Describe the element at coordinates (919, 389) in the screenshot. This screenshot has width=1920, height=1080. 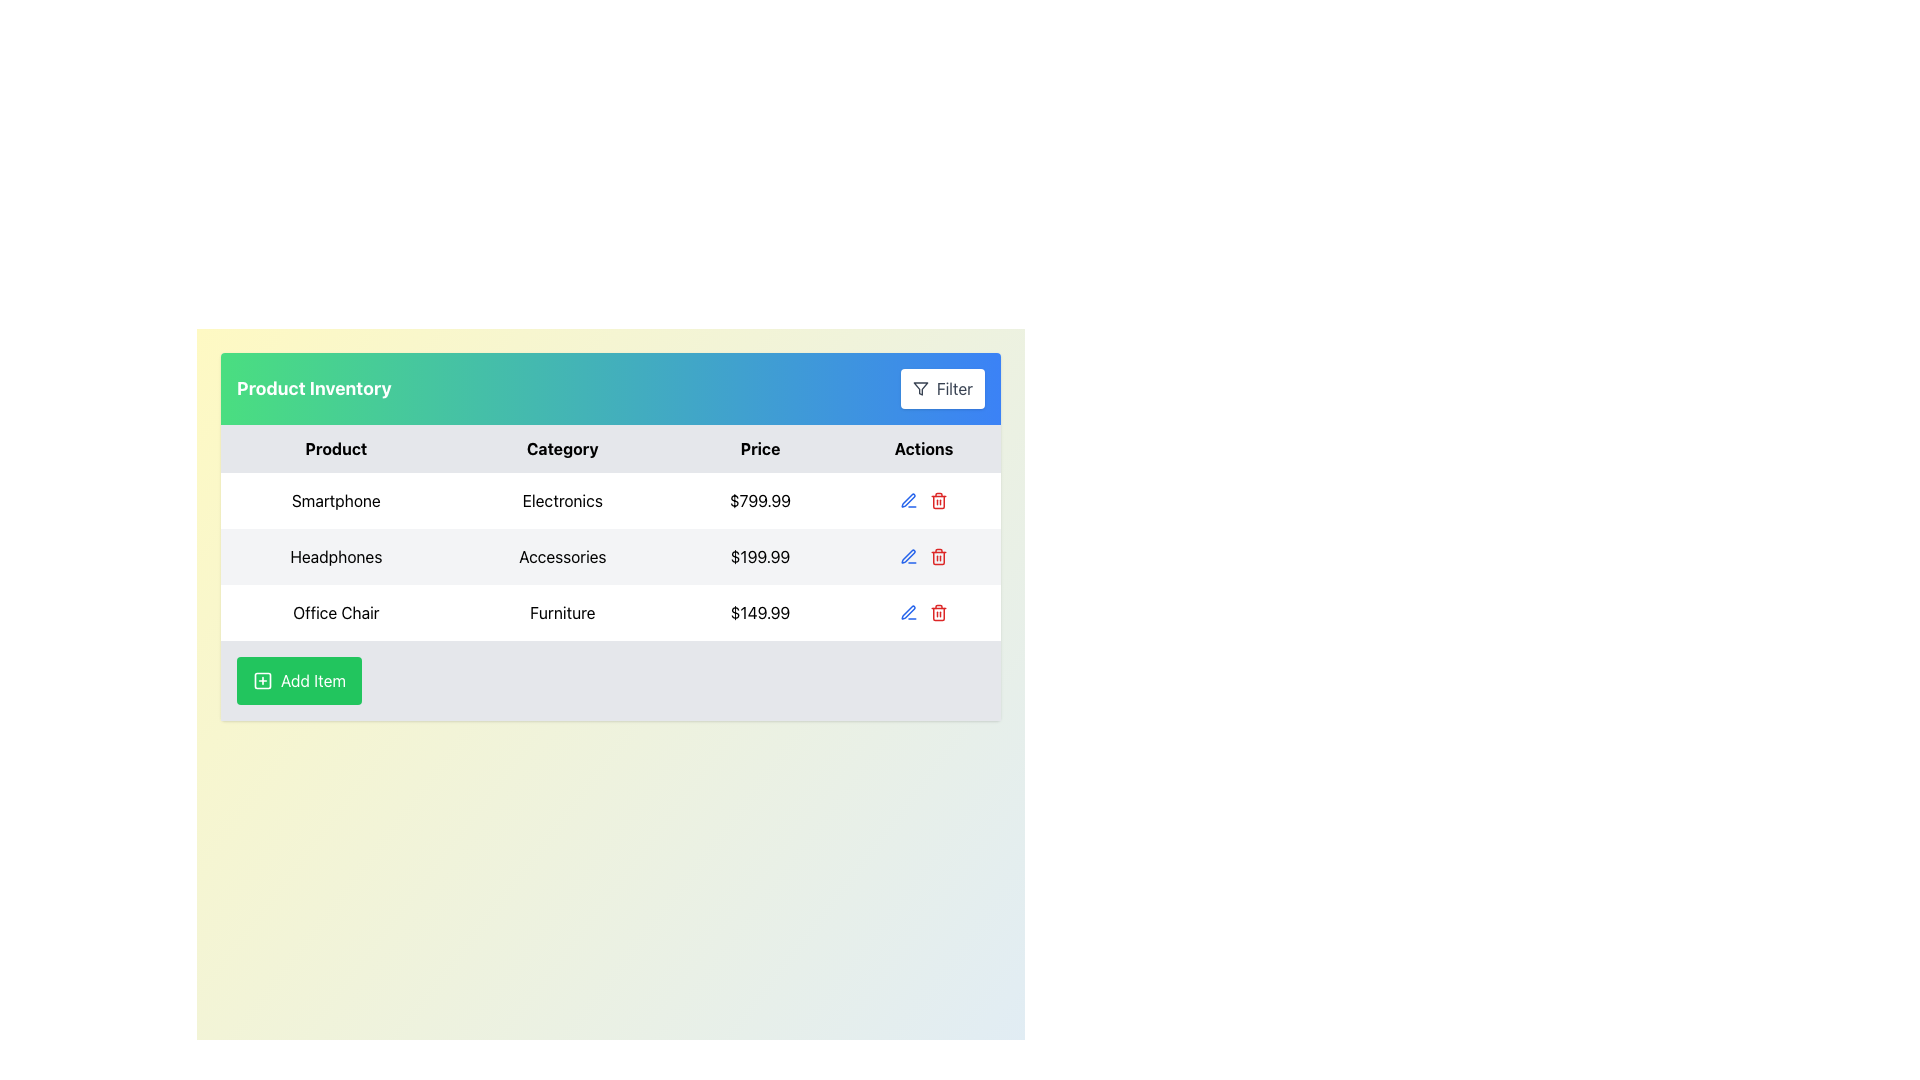
I see `the filtering icon located inside the 'Filter' button at the top-right corner of the product inventory section` at that location.